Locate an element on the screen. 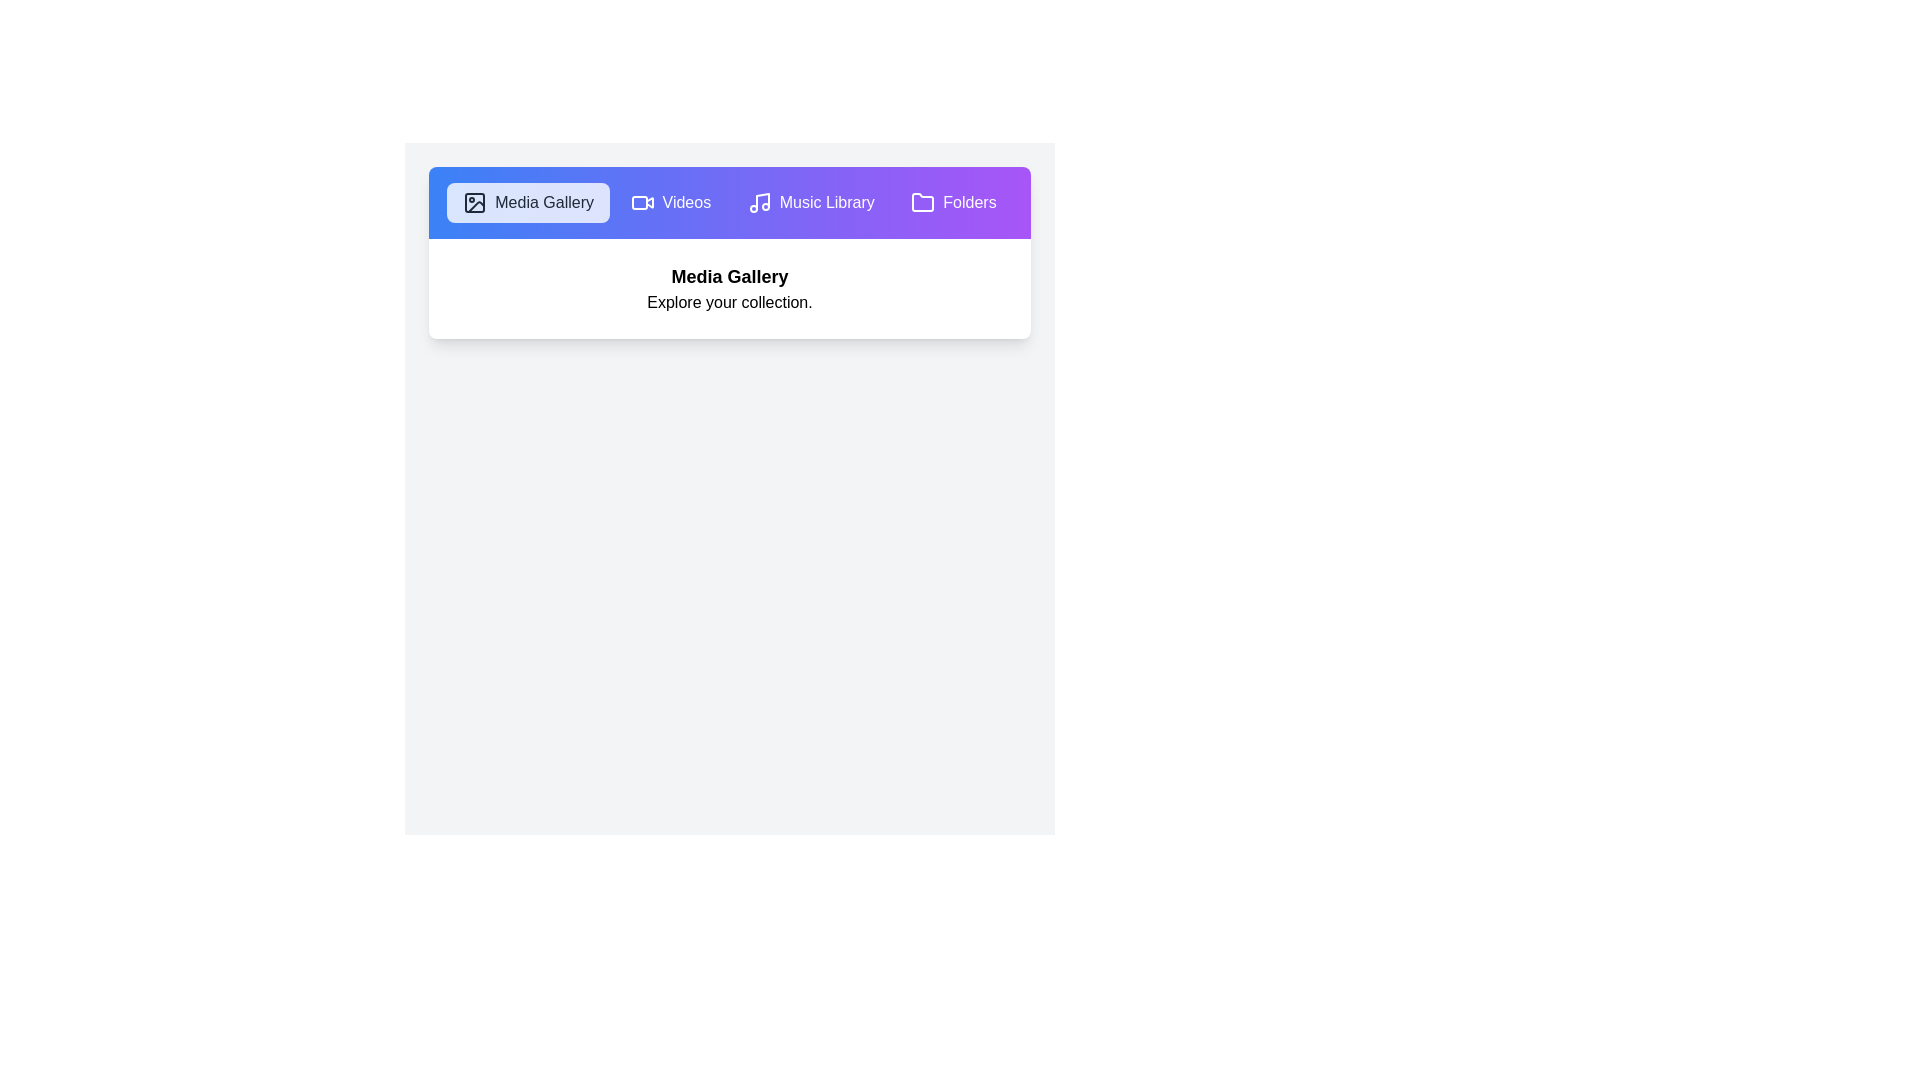 This screenshot has width=1920, height=1080. the bolded text label displaying 'Media Gallery' located near the top-center of the interface, above the text 'Explore your collection.' is located at coordinates (728, 277).